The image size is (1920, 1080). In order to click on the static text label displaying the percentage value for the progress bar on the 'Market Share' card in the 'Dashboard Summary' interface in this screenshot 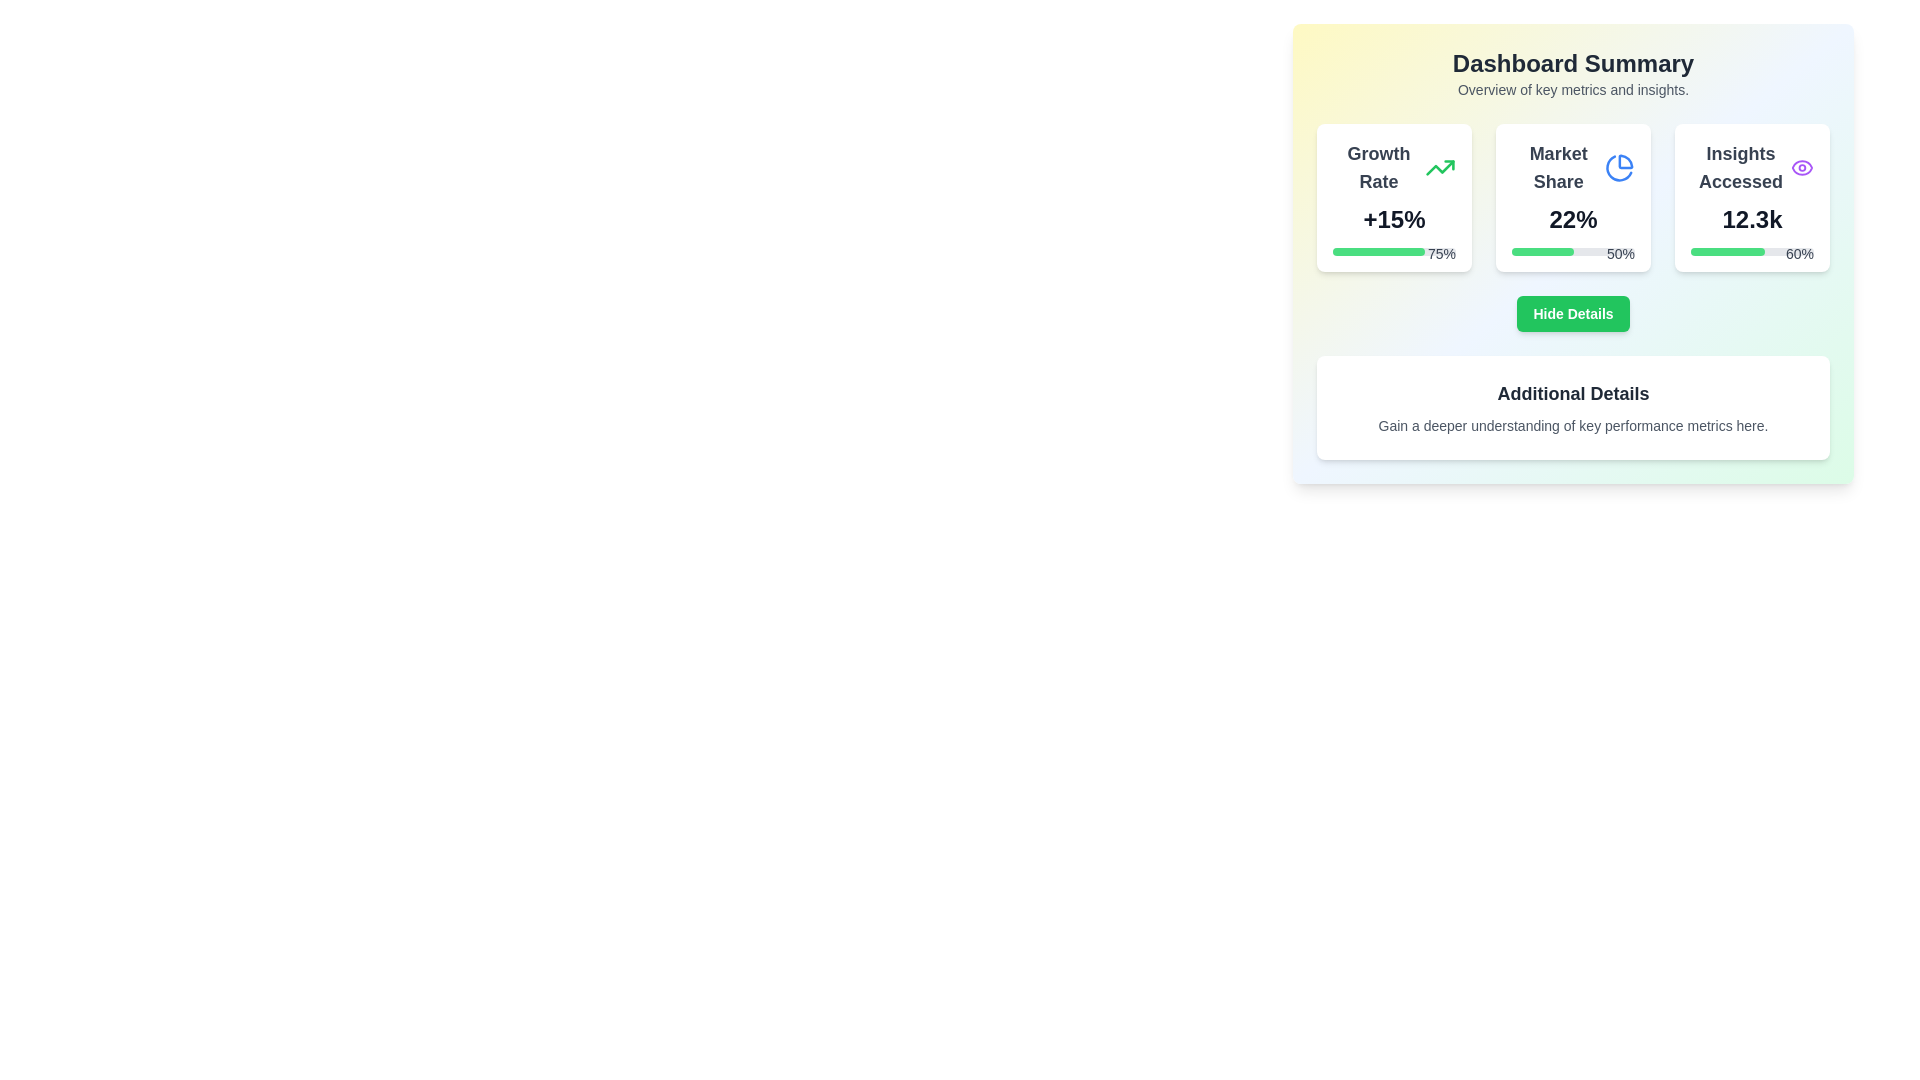, I will do `click(1621, 253)`.